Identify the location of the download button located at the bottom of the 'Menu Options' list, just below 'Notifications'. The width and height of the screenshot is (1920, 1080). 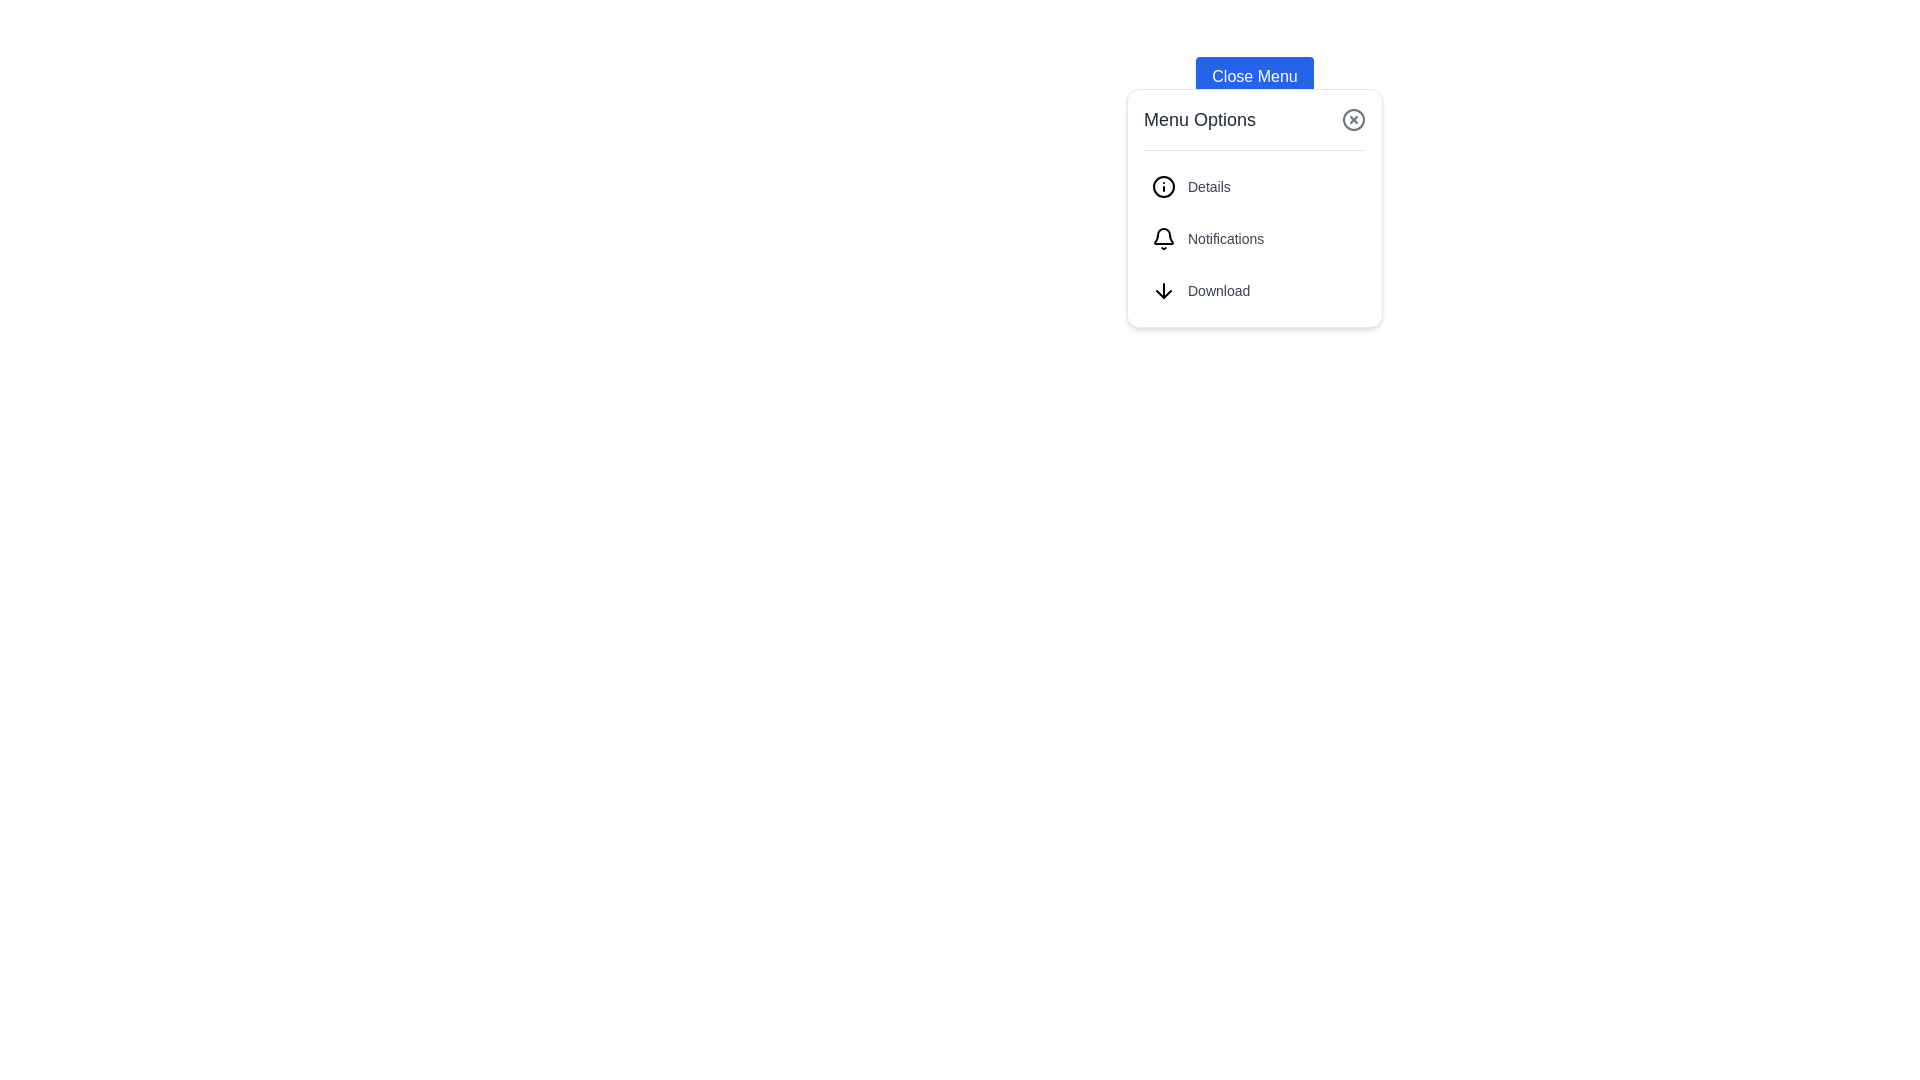
(1253, 290).